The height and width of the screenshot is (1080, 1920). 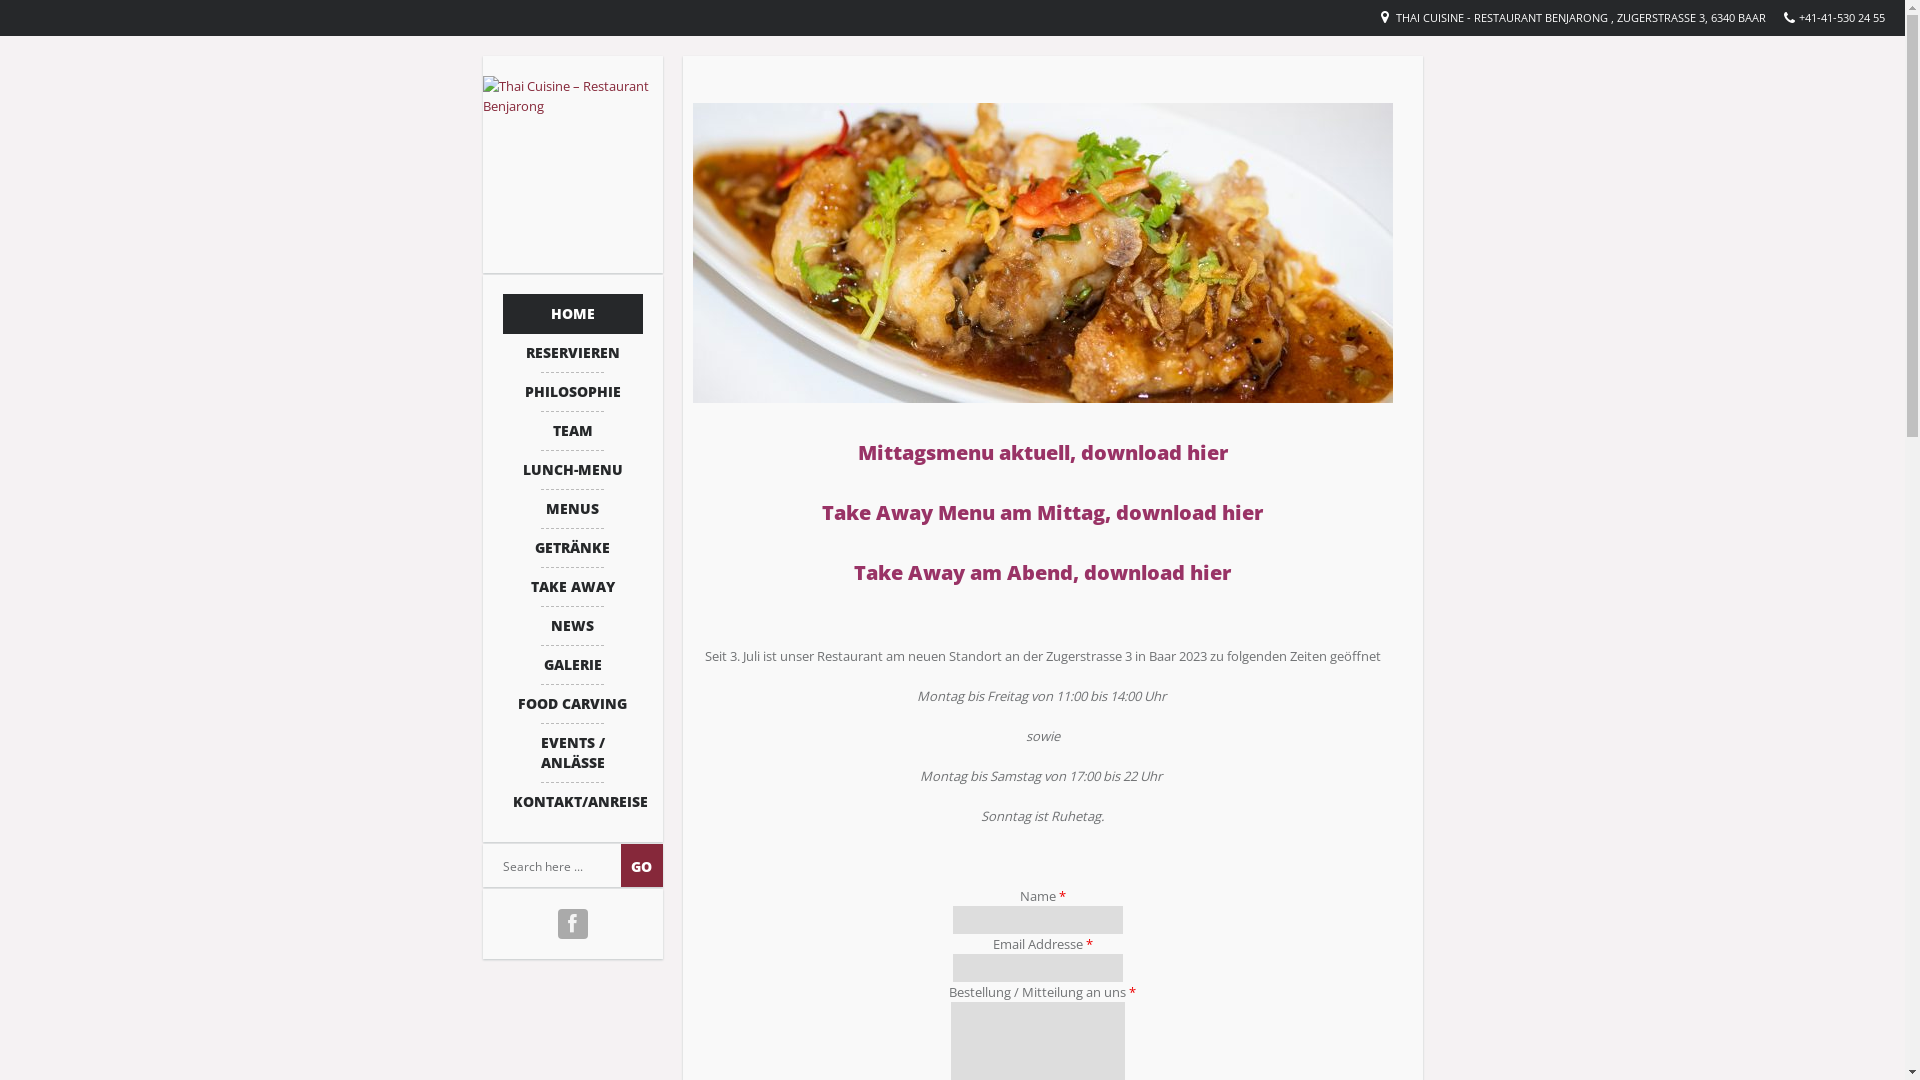 What do you see at coordinates (570, 430) in the screenshot?
I see `'TEAM'` at bounding box center [570, 430].